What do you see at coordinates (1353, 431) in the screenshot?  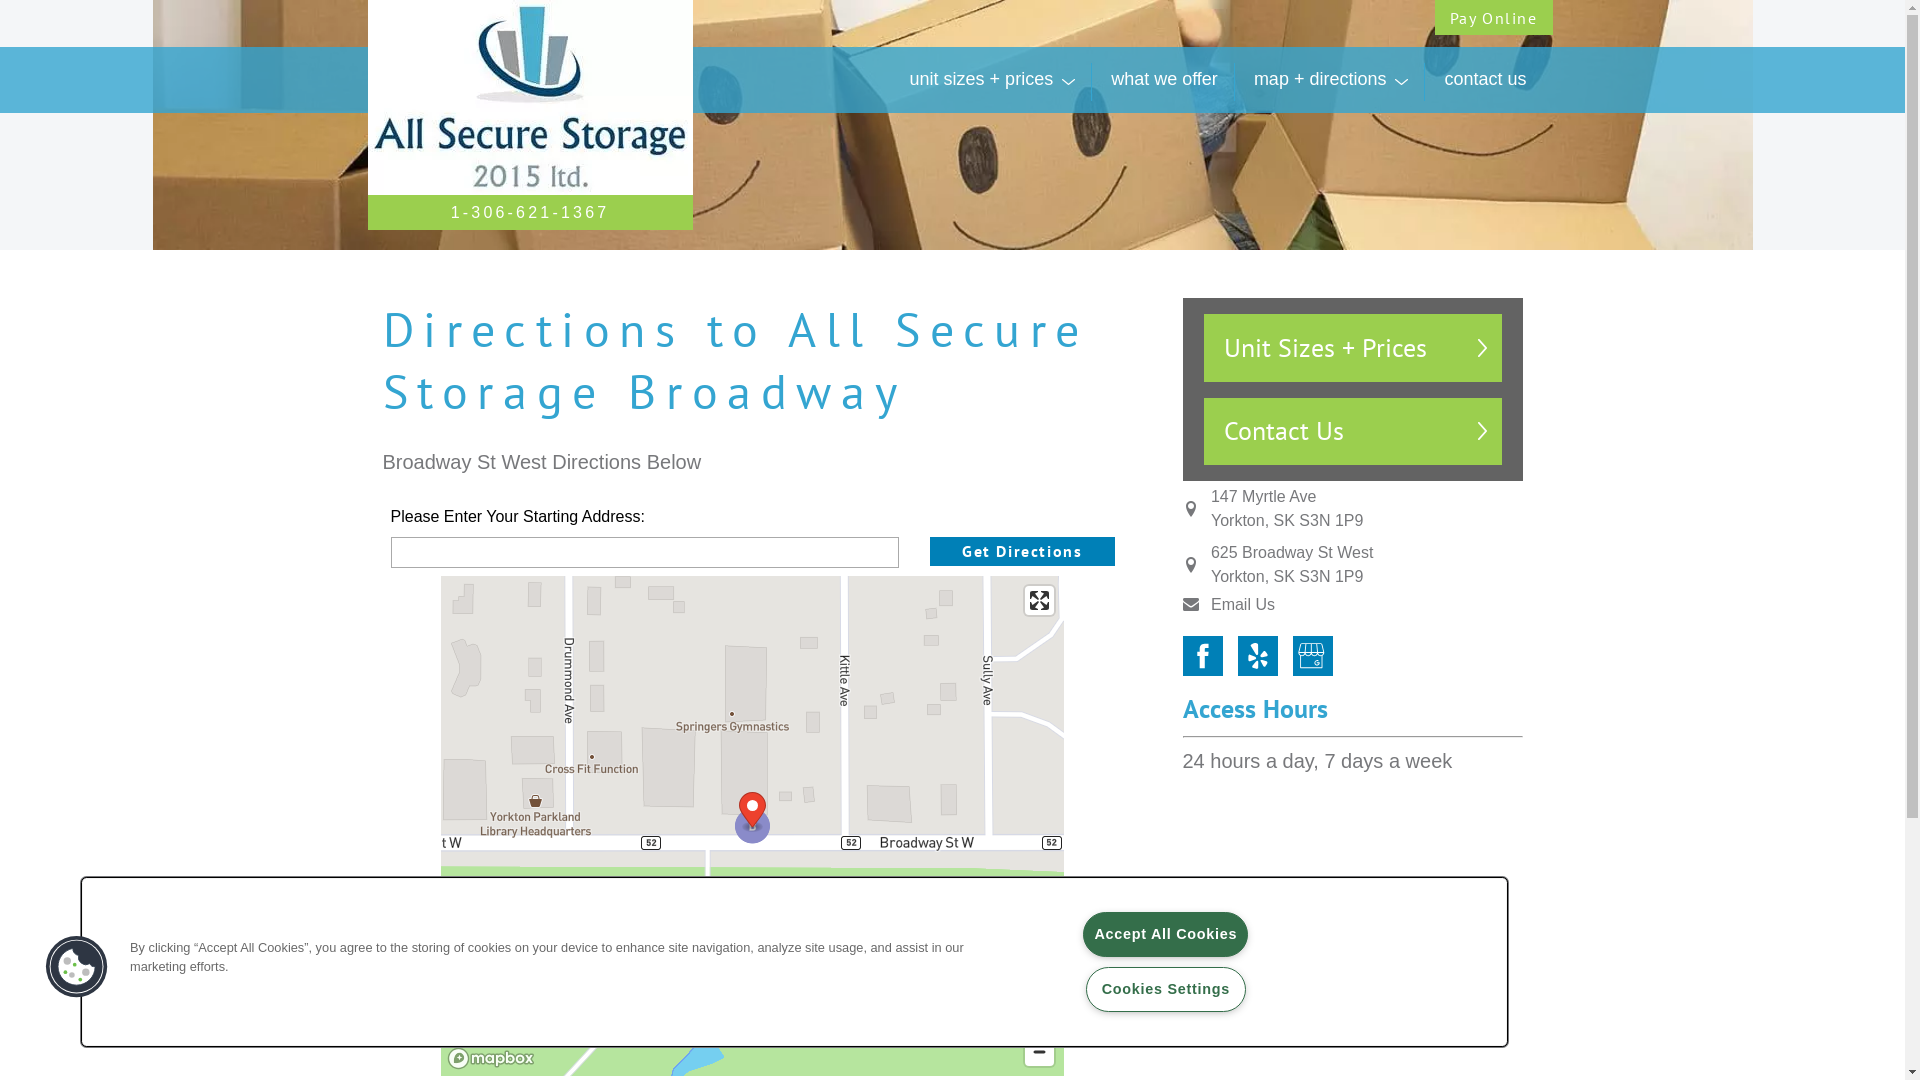 I see `'Contact Us'` at bounding box center [1353, 431].